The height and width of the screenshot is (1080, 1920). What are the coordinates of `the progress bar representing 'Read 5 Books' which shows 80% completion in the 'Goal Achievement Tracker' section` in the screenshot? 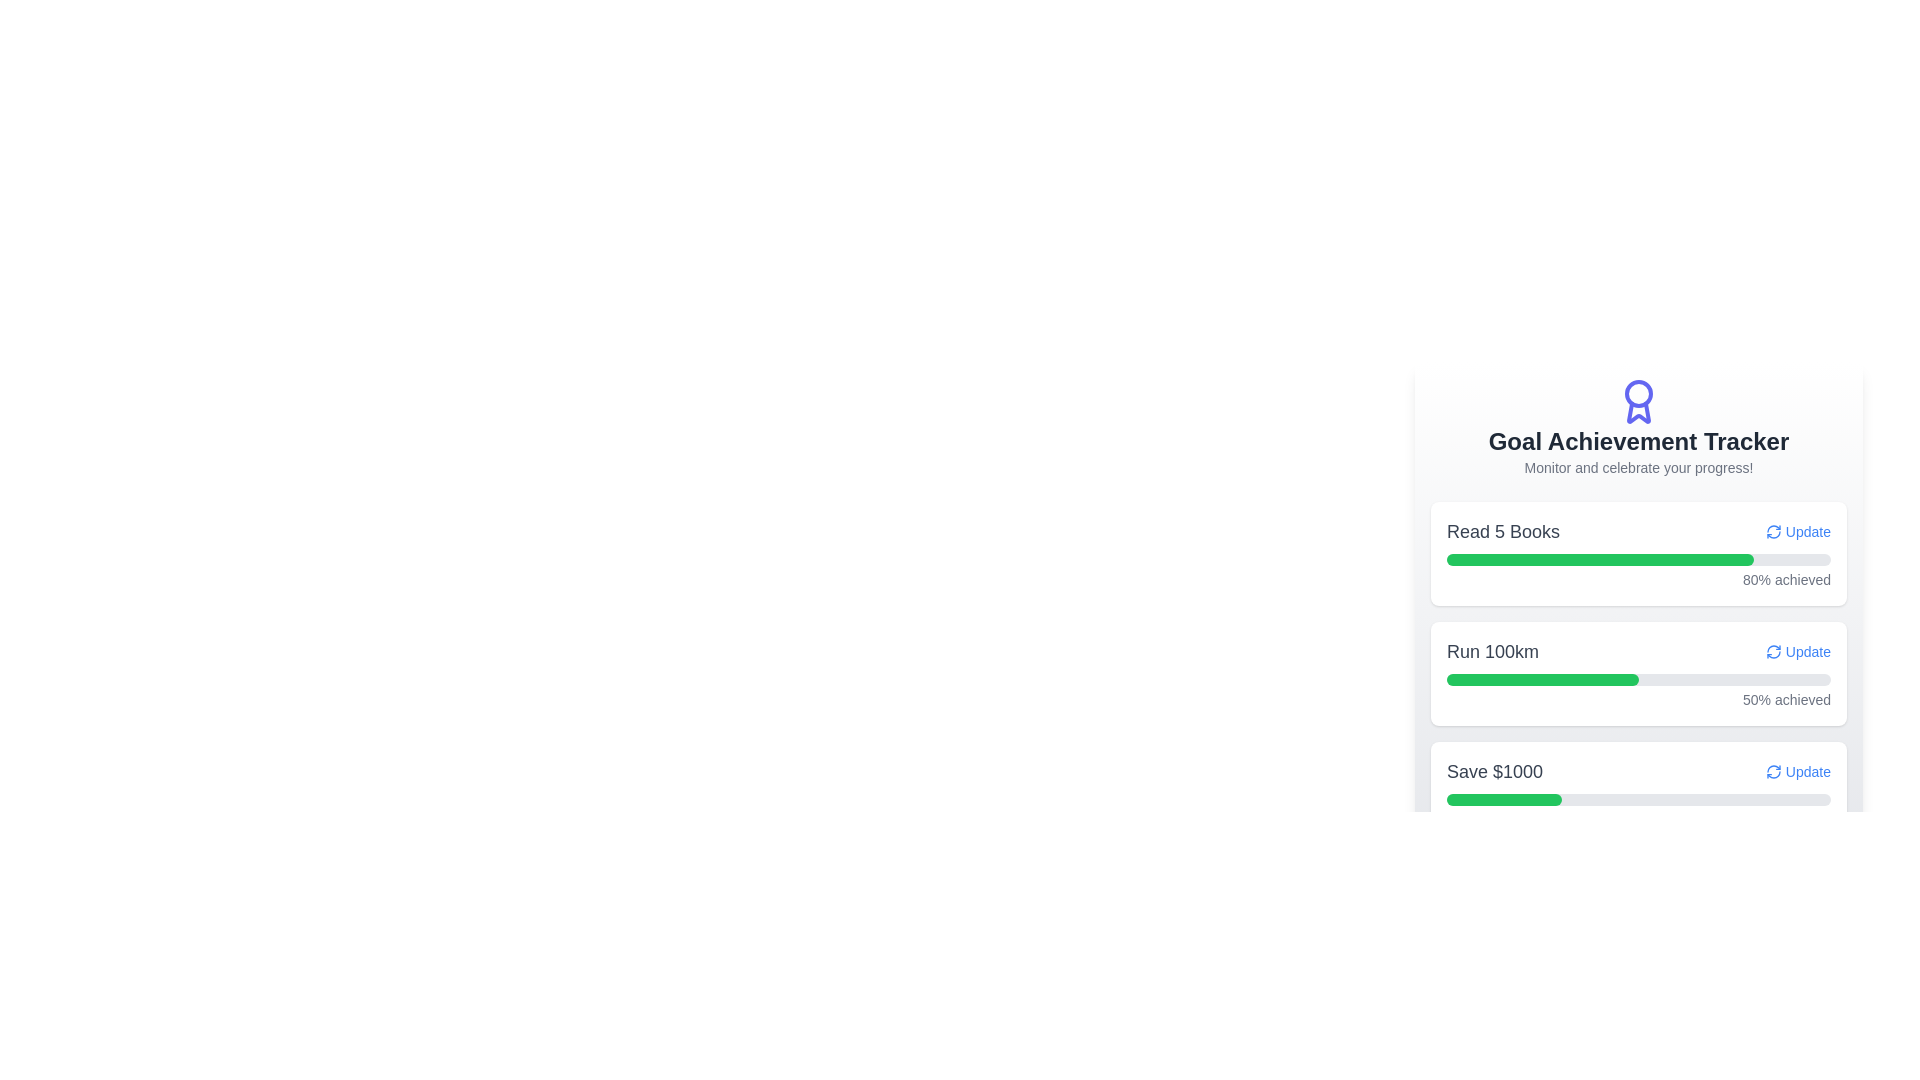 It's located at (1638, 574).